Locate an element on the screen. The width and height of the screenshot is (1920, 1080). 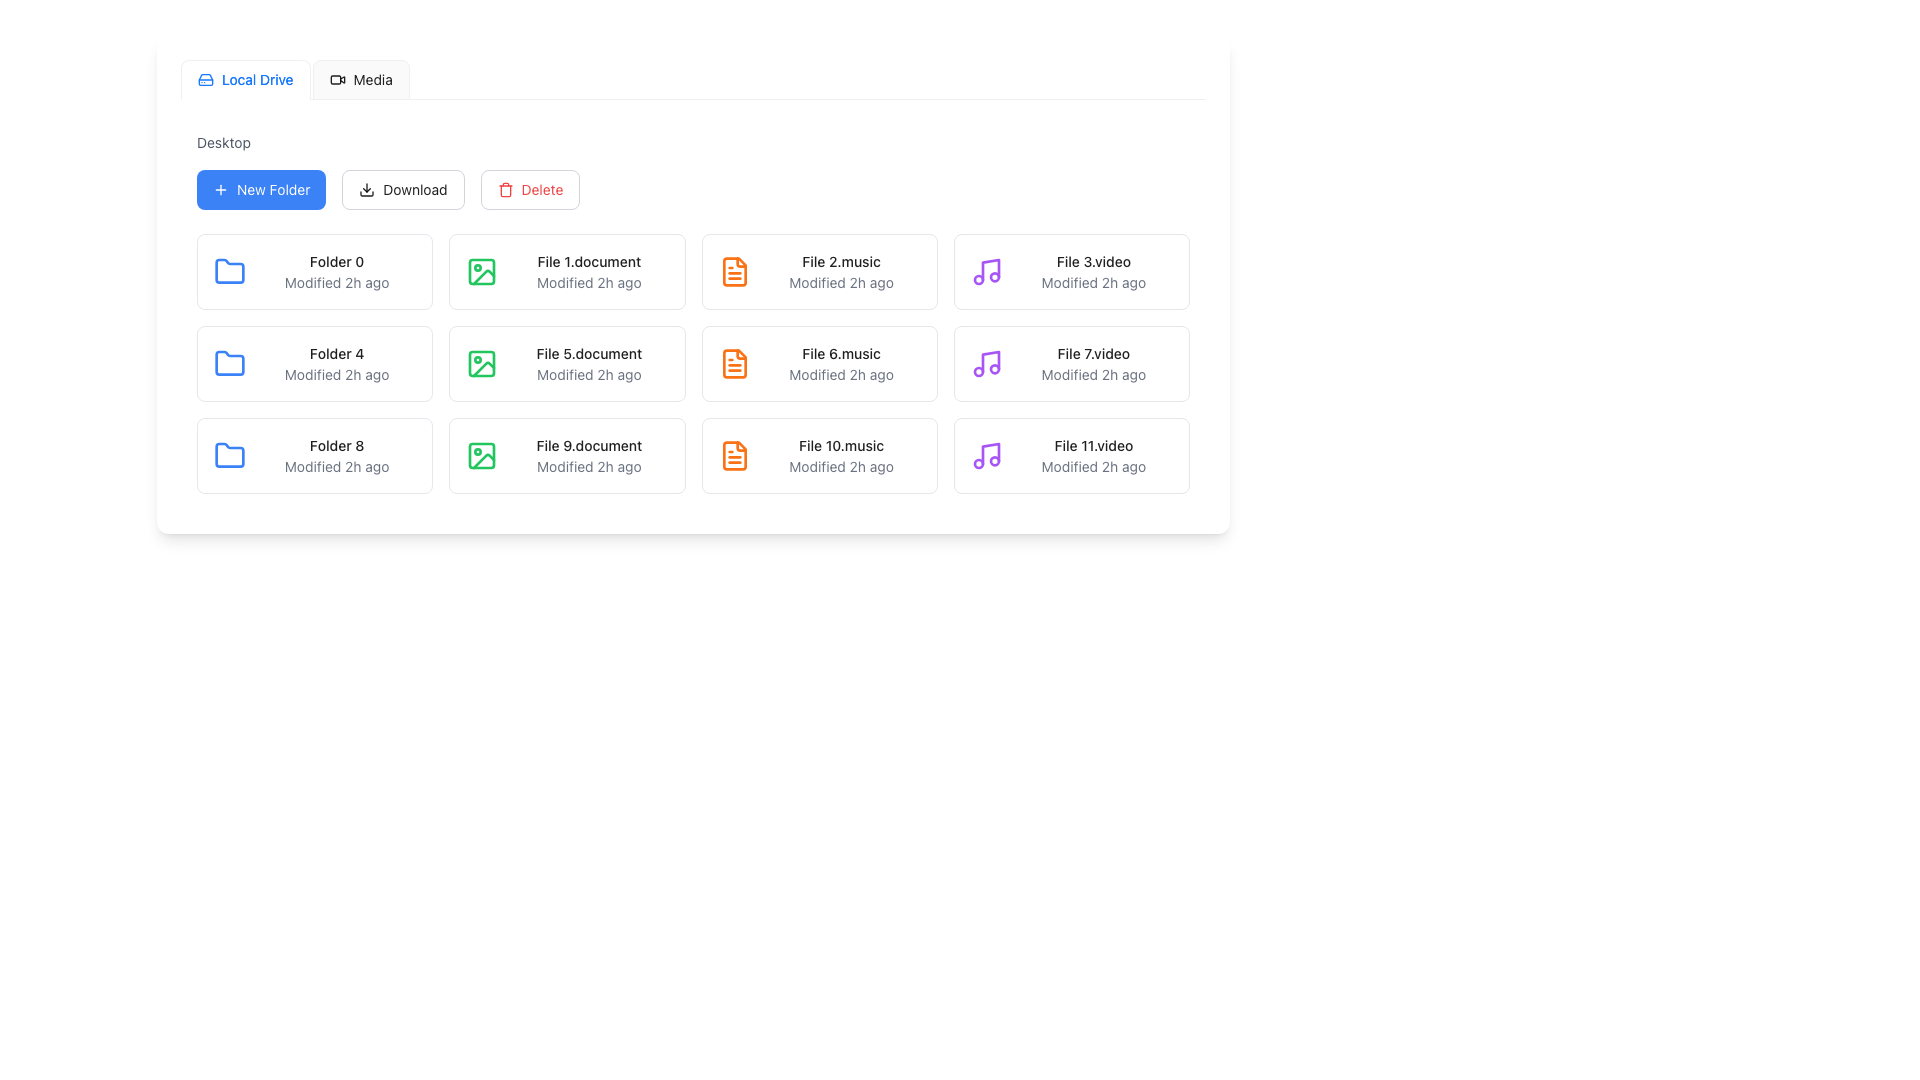
the music file icon representing 'File 2.music' located in the top-right region of the interface grid layout is located at coordinates (733, 272).